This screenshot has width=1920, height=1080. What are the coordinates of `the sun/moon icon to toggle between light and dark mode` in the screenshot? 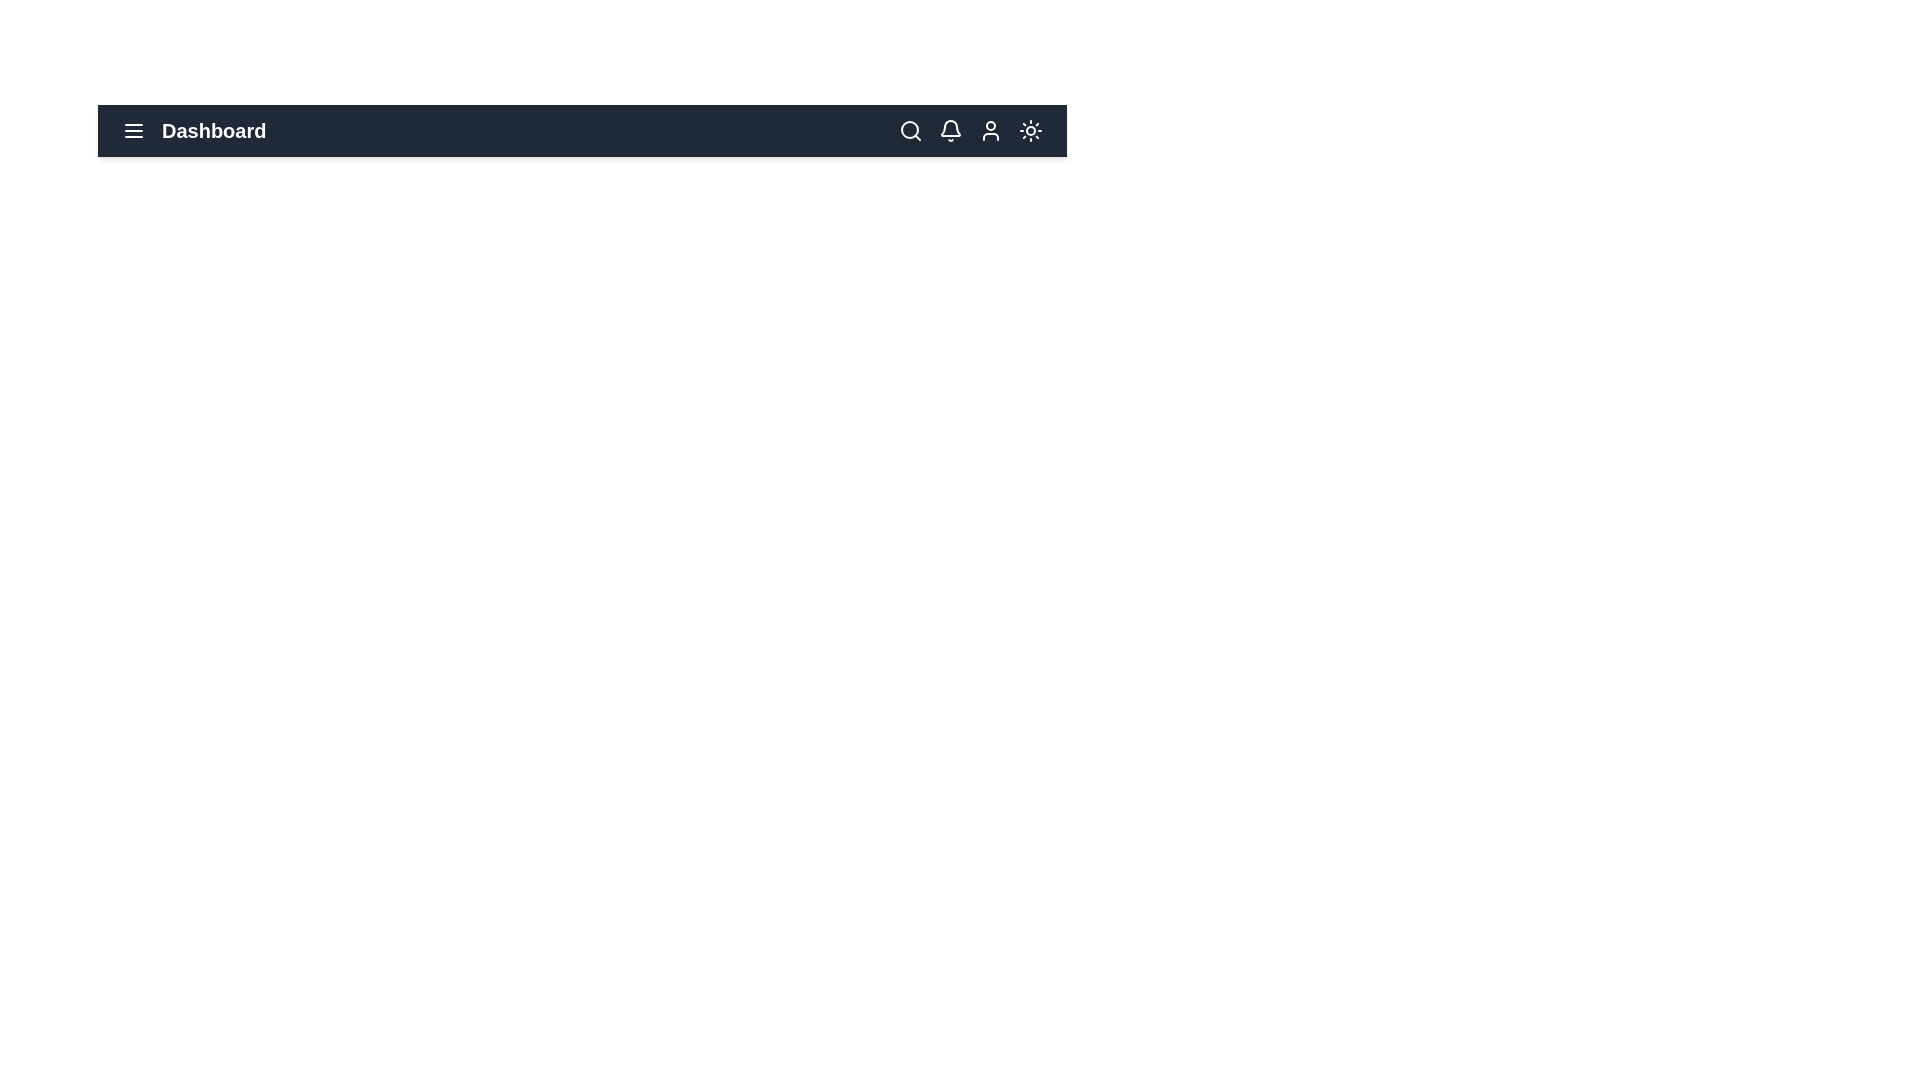 It's located at (1031, 131).